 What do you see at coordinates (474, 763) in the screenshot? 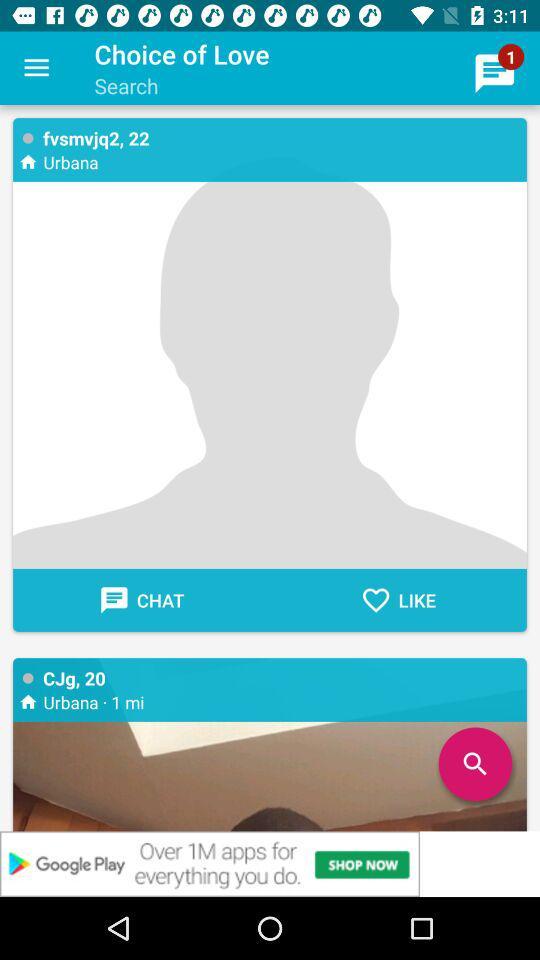
I see `the search icon` at bounding box center [474, 763].